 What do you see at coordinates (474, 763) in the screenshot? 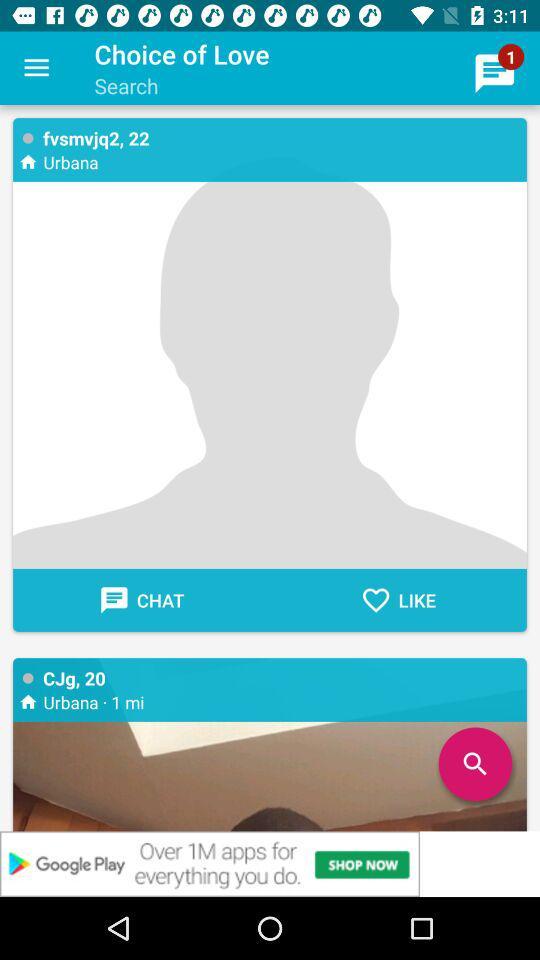
I see `the search icon` at bounding box center [474, 763].